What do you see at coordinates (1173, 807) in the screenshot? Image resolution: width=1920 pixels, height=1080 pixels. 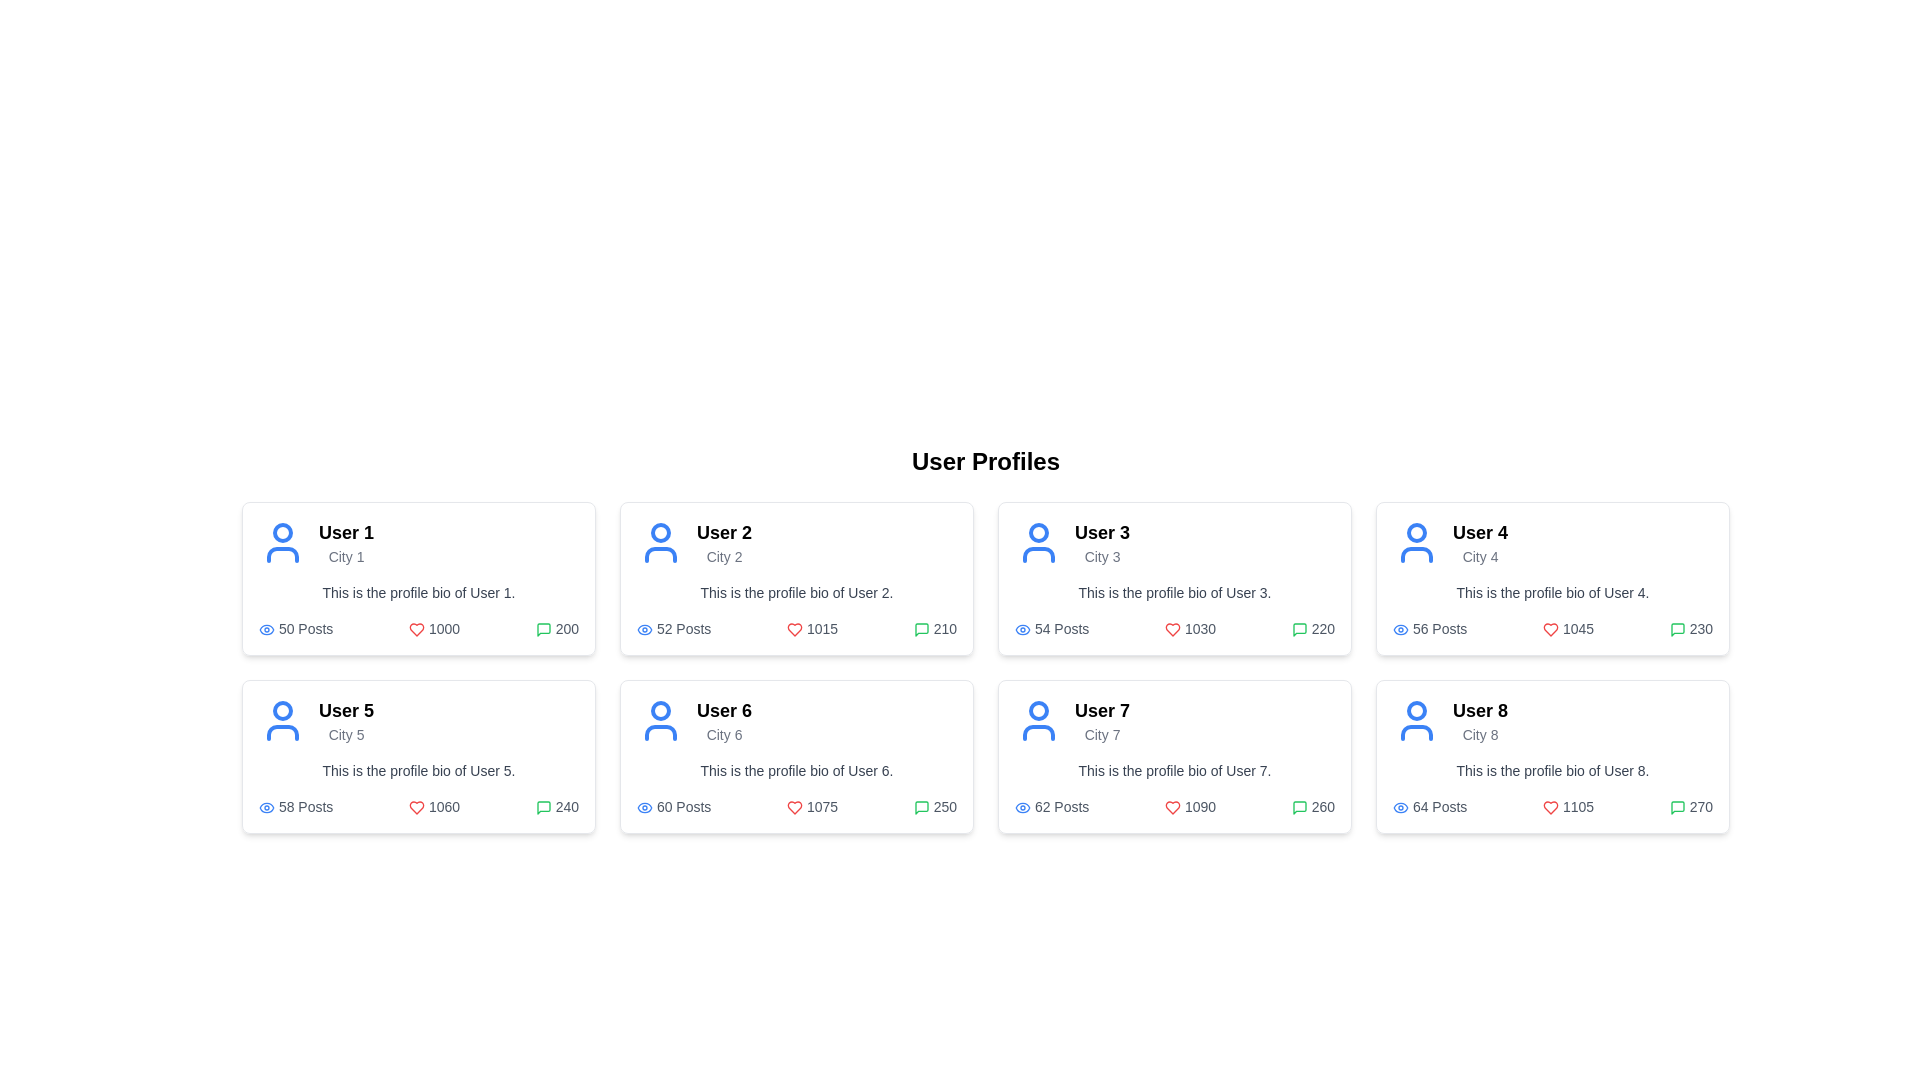 I see `the heart-shaped icon representing likes for User 7's profile, located next to the text '1090'` at bounding box center [1173, 807].